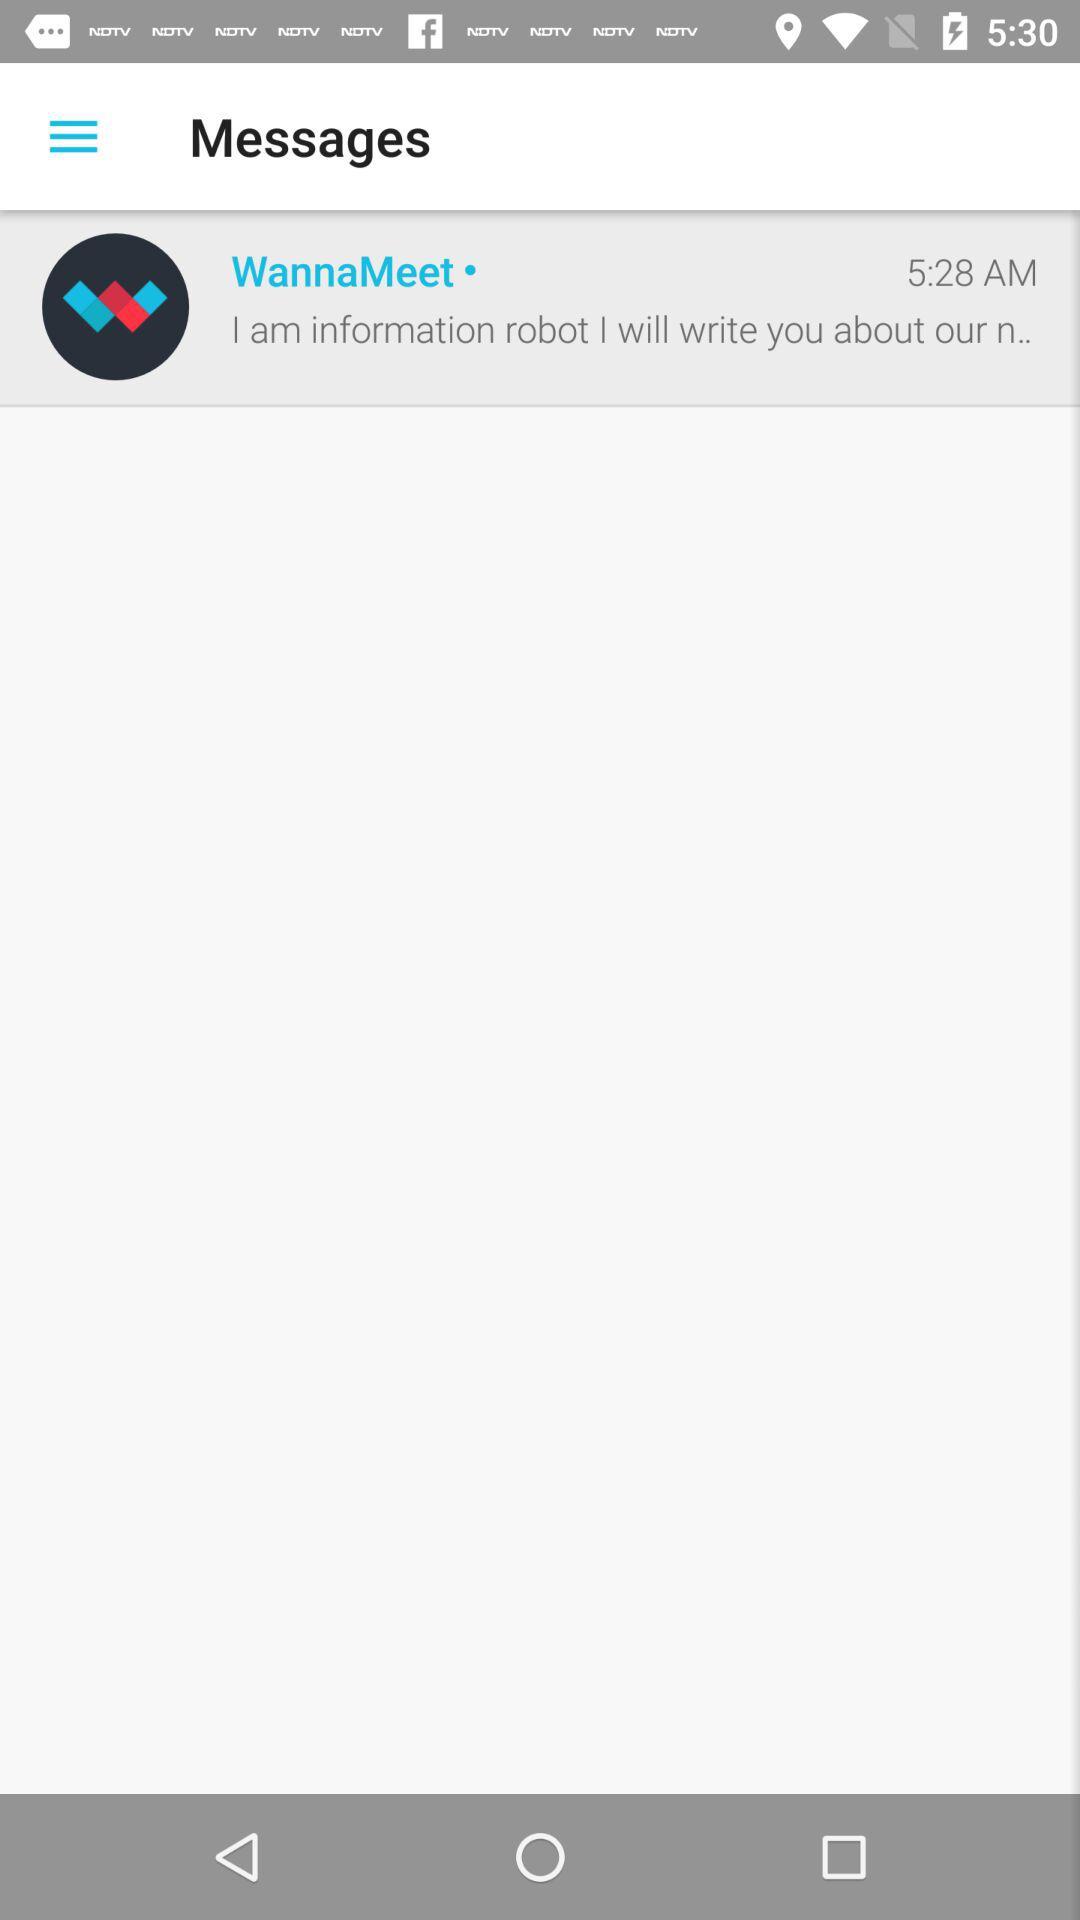  Describe the element at coordinates (634, 328) in the screenshot. I see `i am information` at that location.